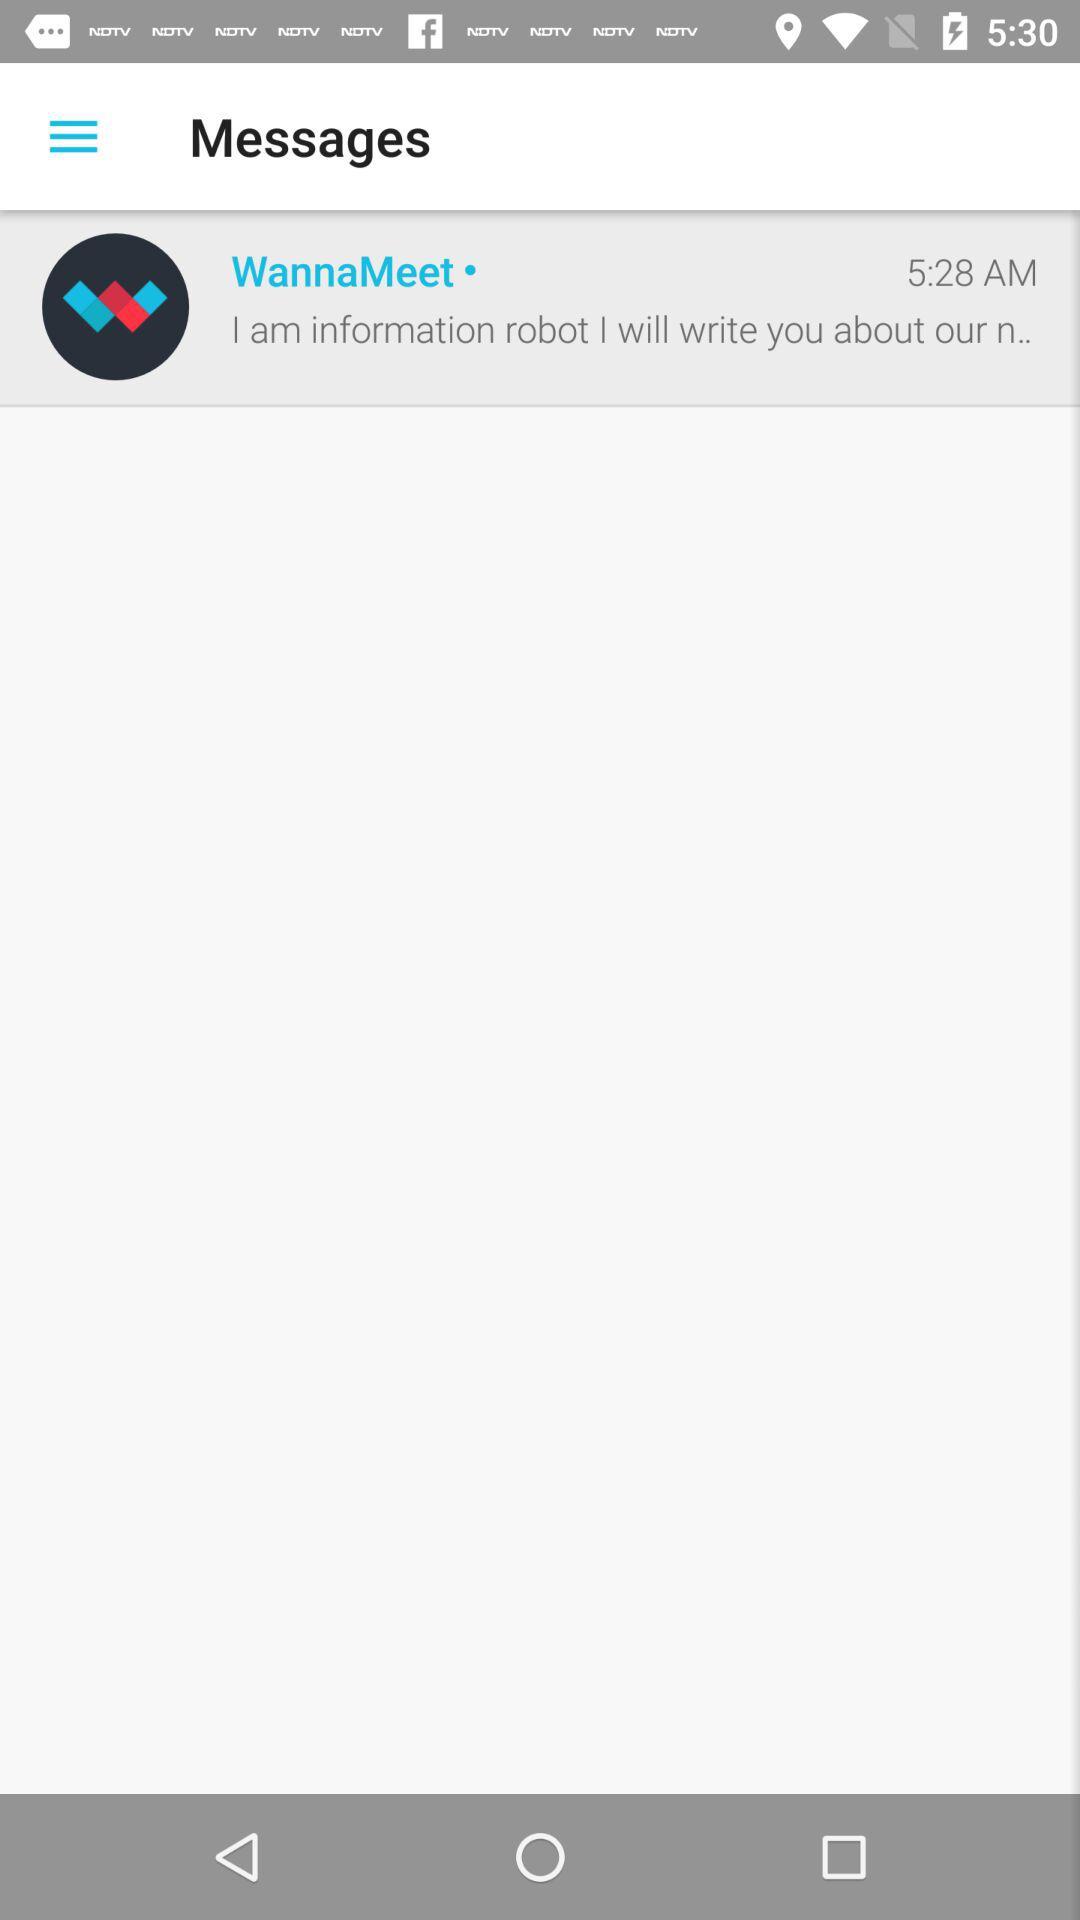  Describe the element at coordinates (634, 328) in the screenshot. I see `i am information` at that location.